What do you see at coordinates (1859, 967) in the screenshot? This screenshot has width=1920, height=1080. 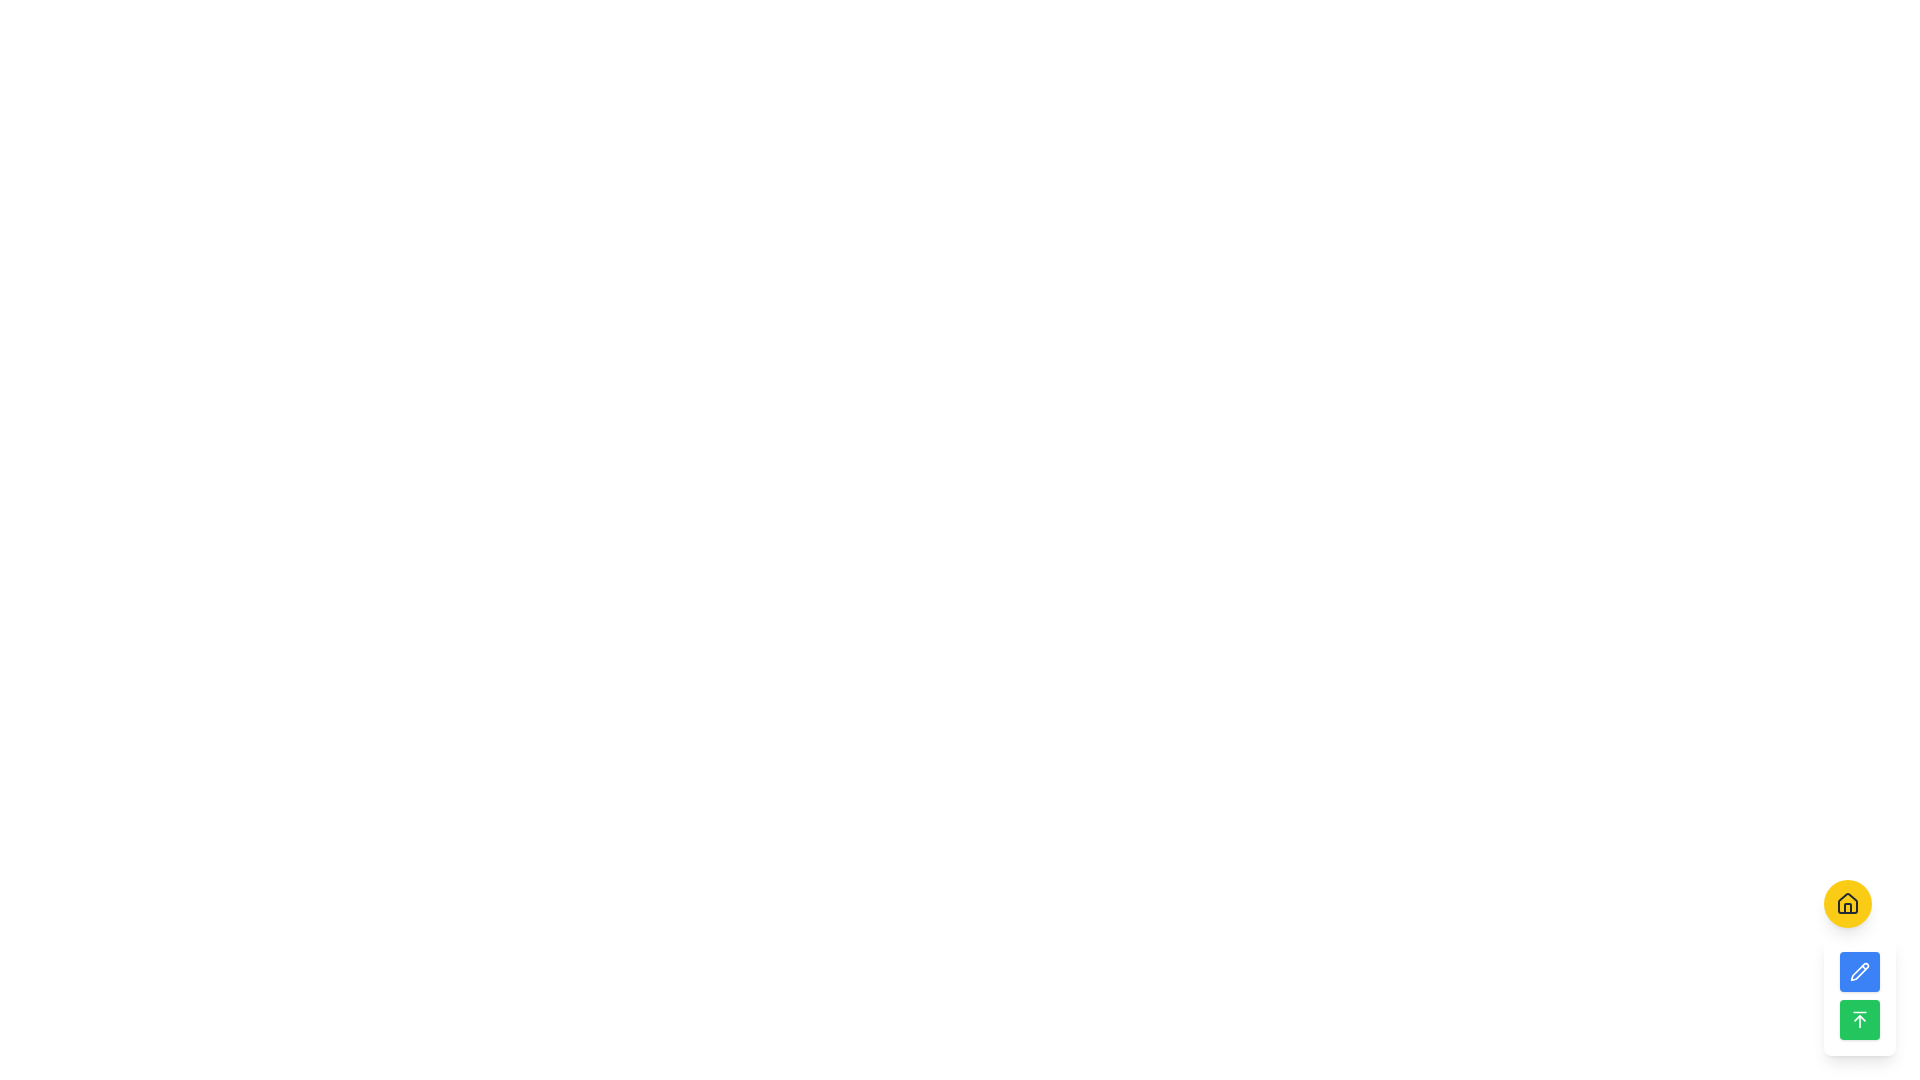 I see `the edit button located in the bottom-right corner of the interface, positioned between a yellow house button above and a green upward arrow button below` at bounding box center [1859, 967].